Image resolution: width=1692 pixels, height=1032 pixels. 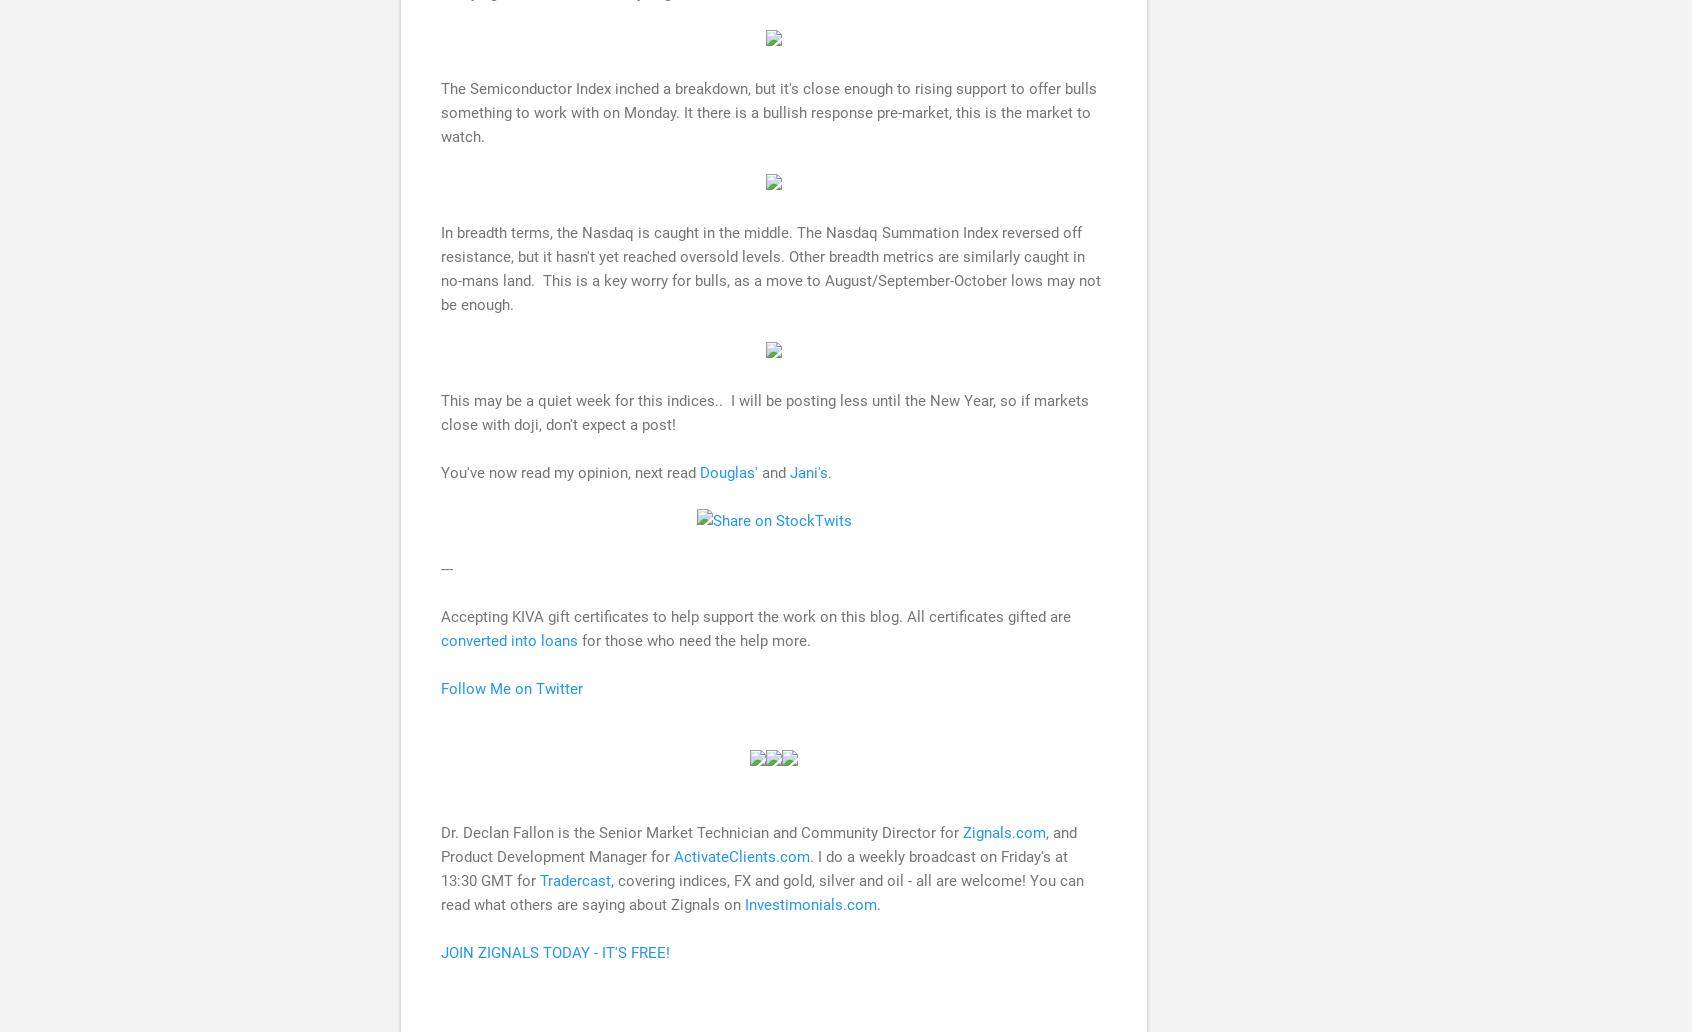 I want to click on 'ActivateClients.com', so click(x=740, y=856).